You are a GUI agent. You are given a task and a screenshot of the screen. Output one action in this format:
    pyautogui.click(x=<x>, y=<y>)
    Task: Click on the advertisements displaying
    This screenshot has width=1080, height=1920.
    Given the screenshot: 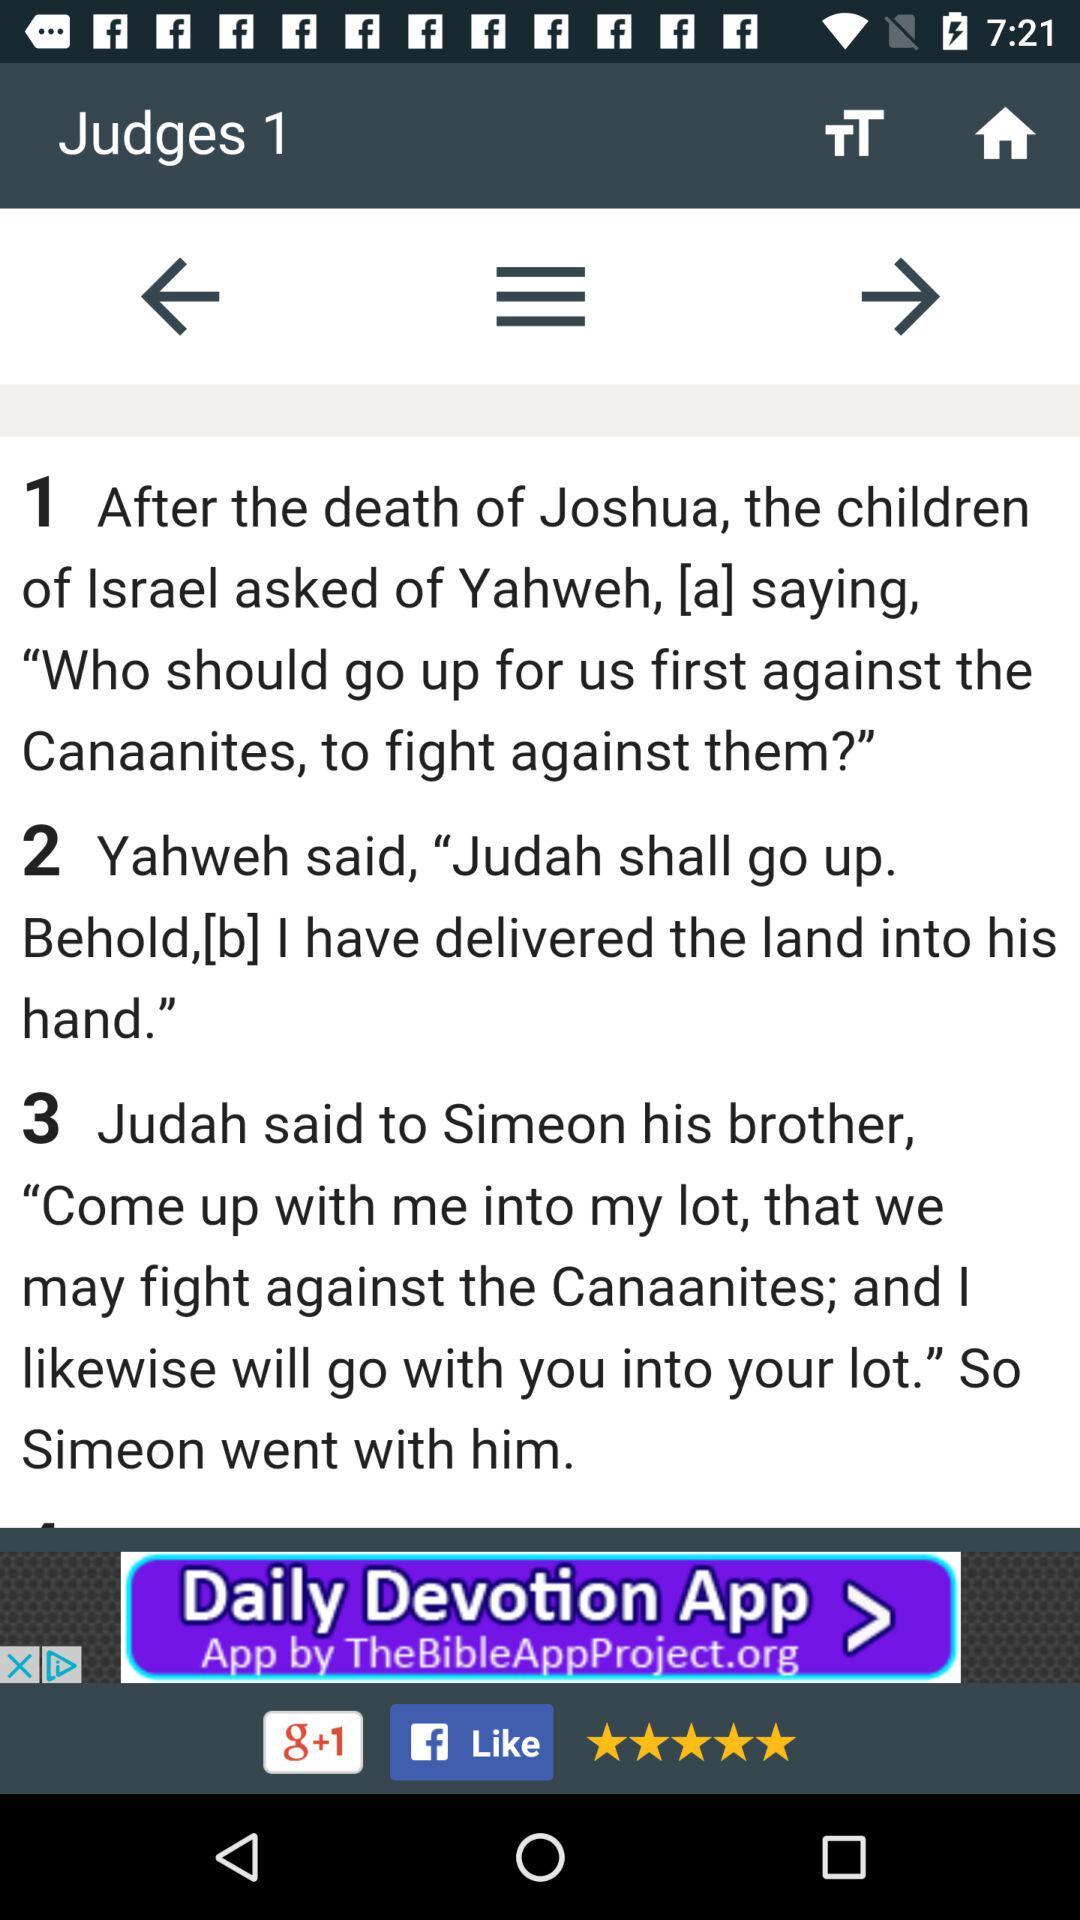 What is the action you would take?
    pyautogui.click(x=540, y=1617)
    